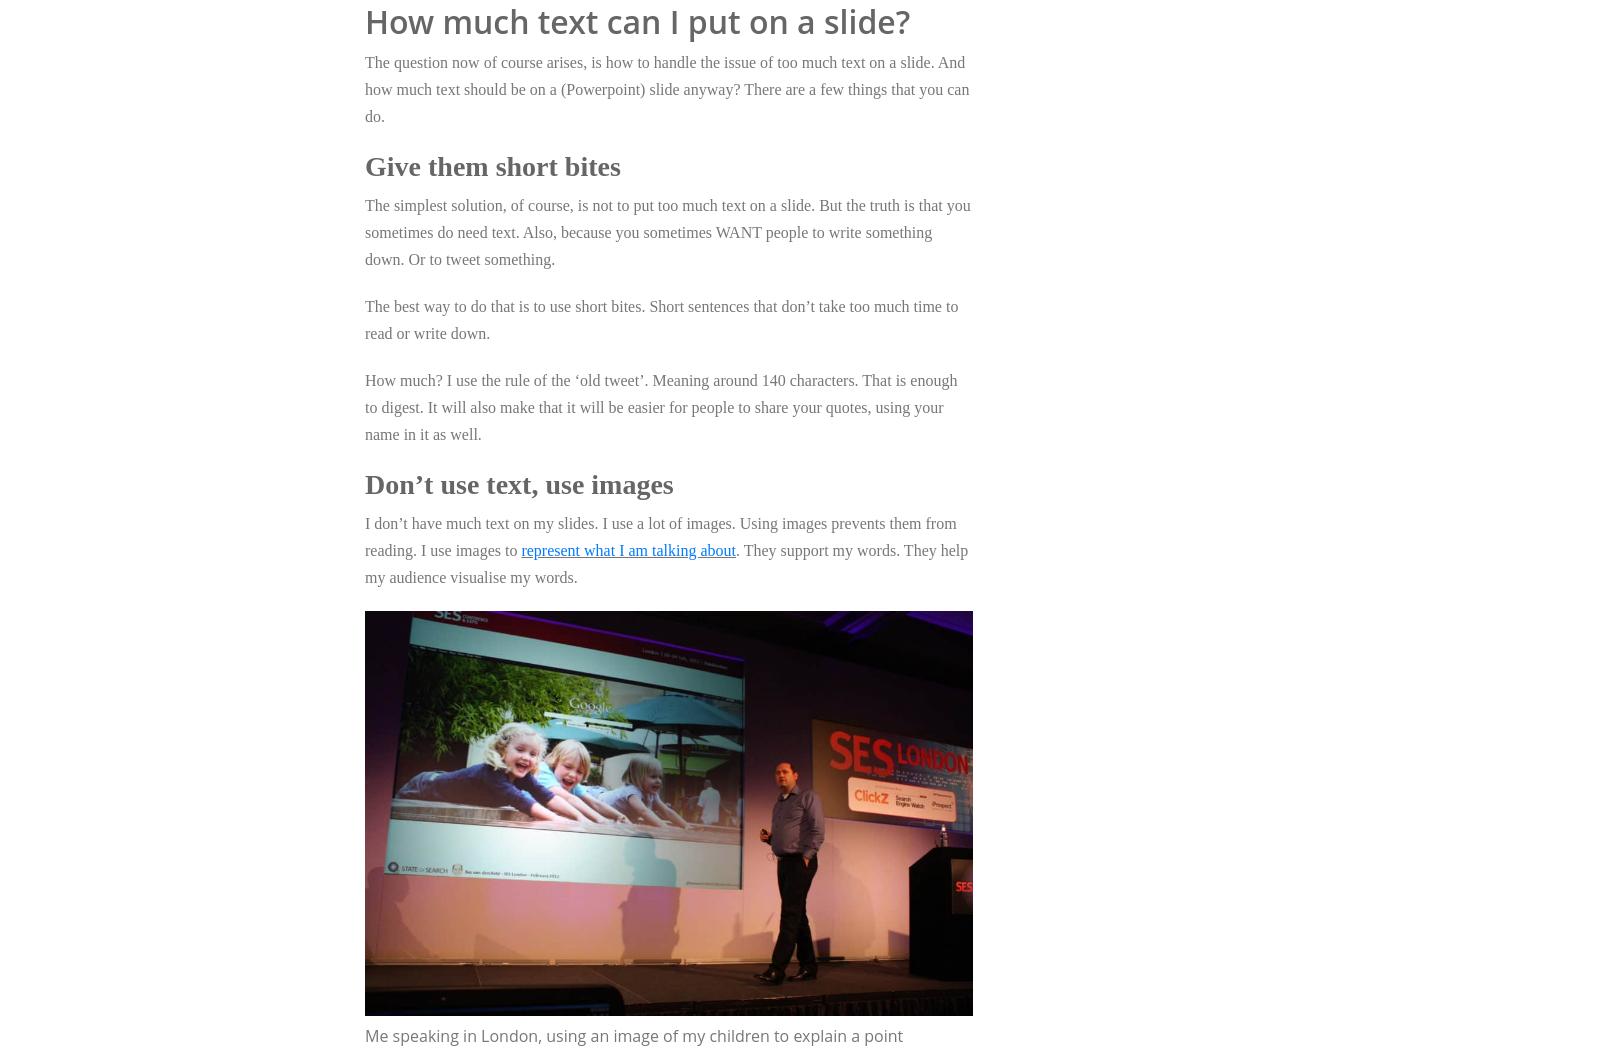  I want to click on 'represent what I am talking about', so click(628, 549).